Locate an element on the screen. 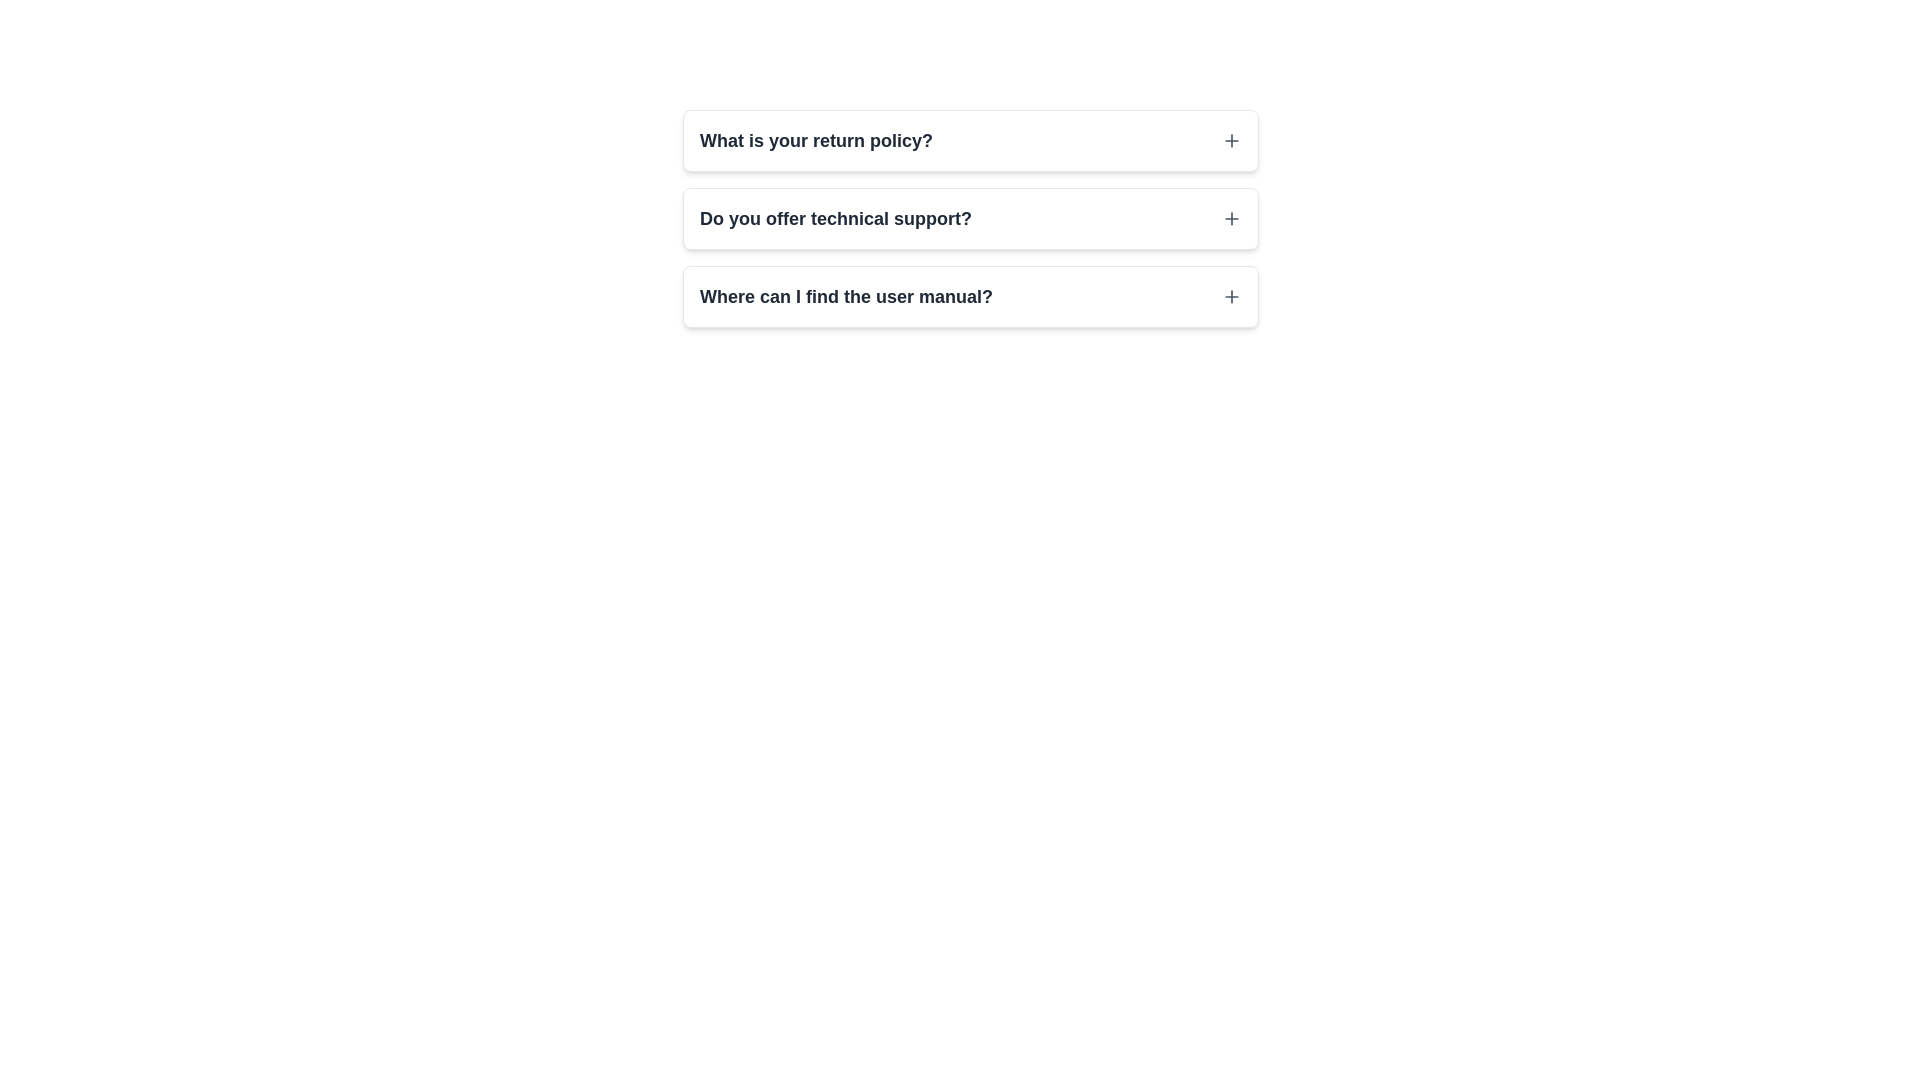  the text label reading 'What is your return policy?' is located at coordinates (816, 140).